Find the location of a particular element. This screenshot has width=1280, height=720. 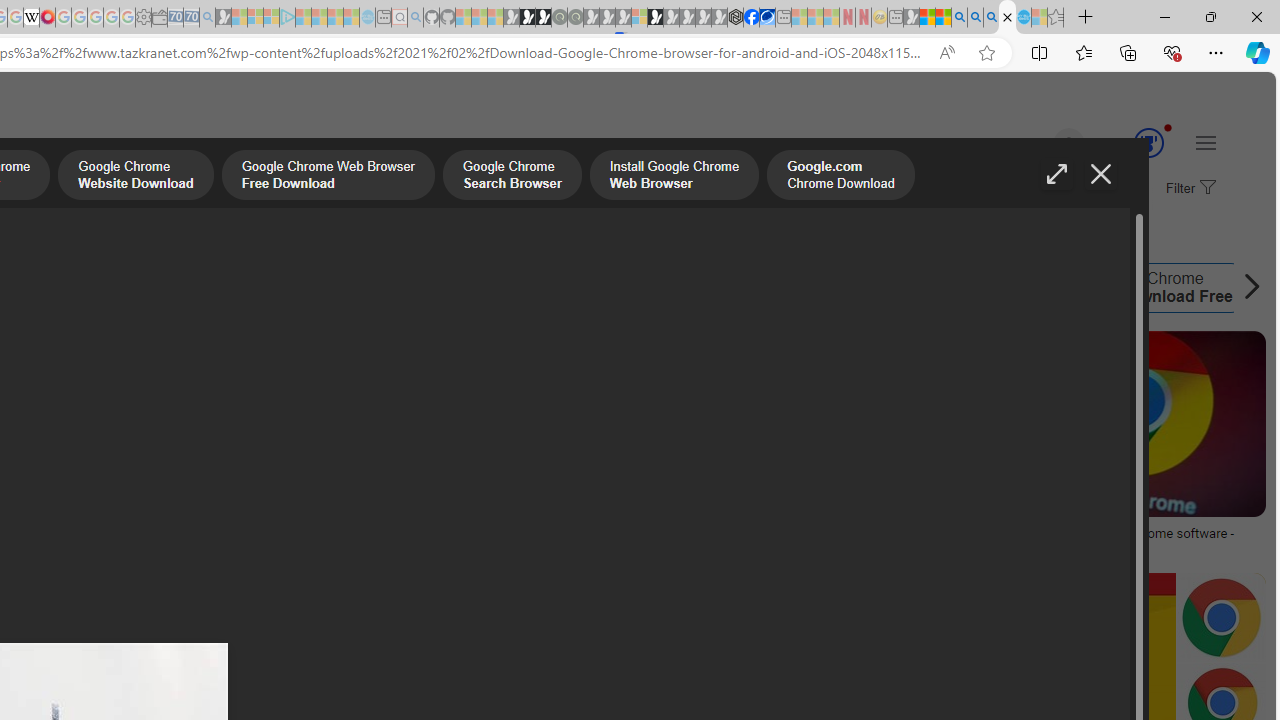

'Play Zoo Boom in your browser | Games from Microsoft Start' is located at coordinates (527, 17).